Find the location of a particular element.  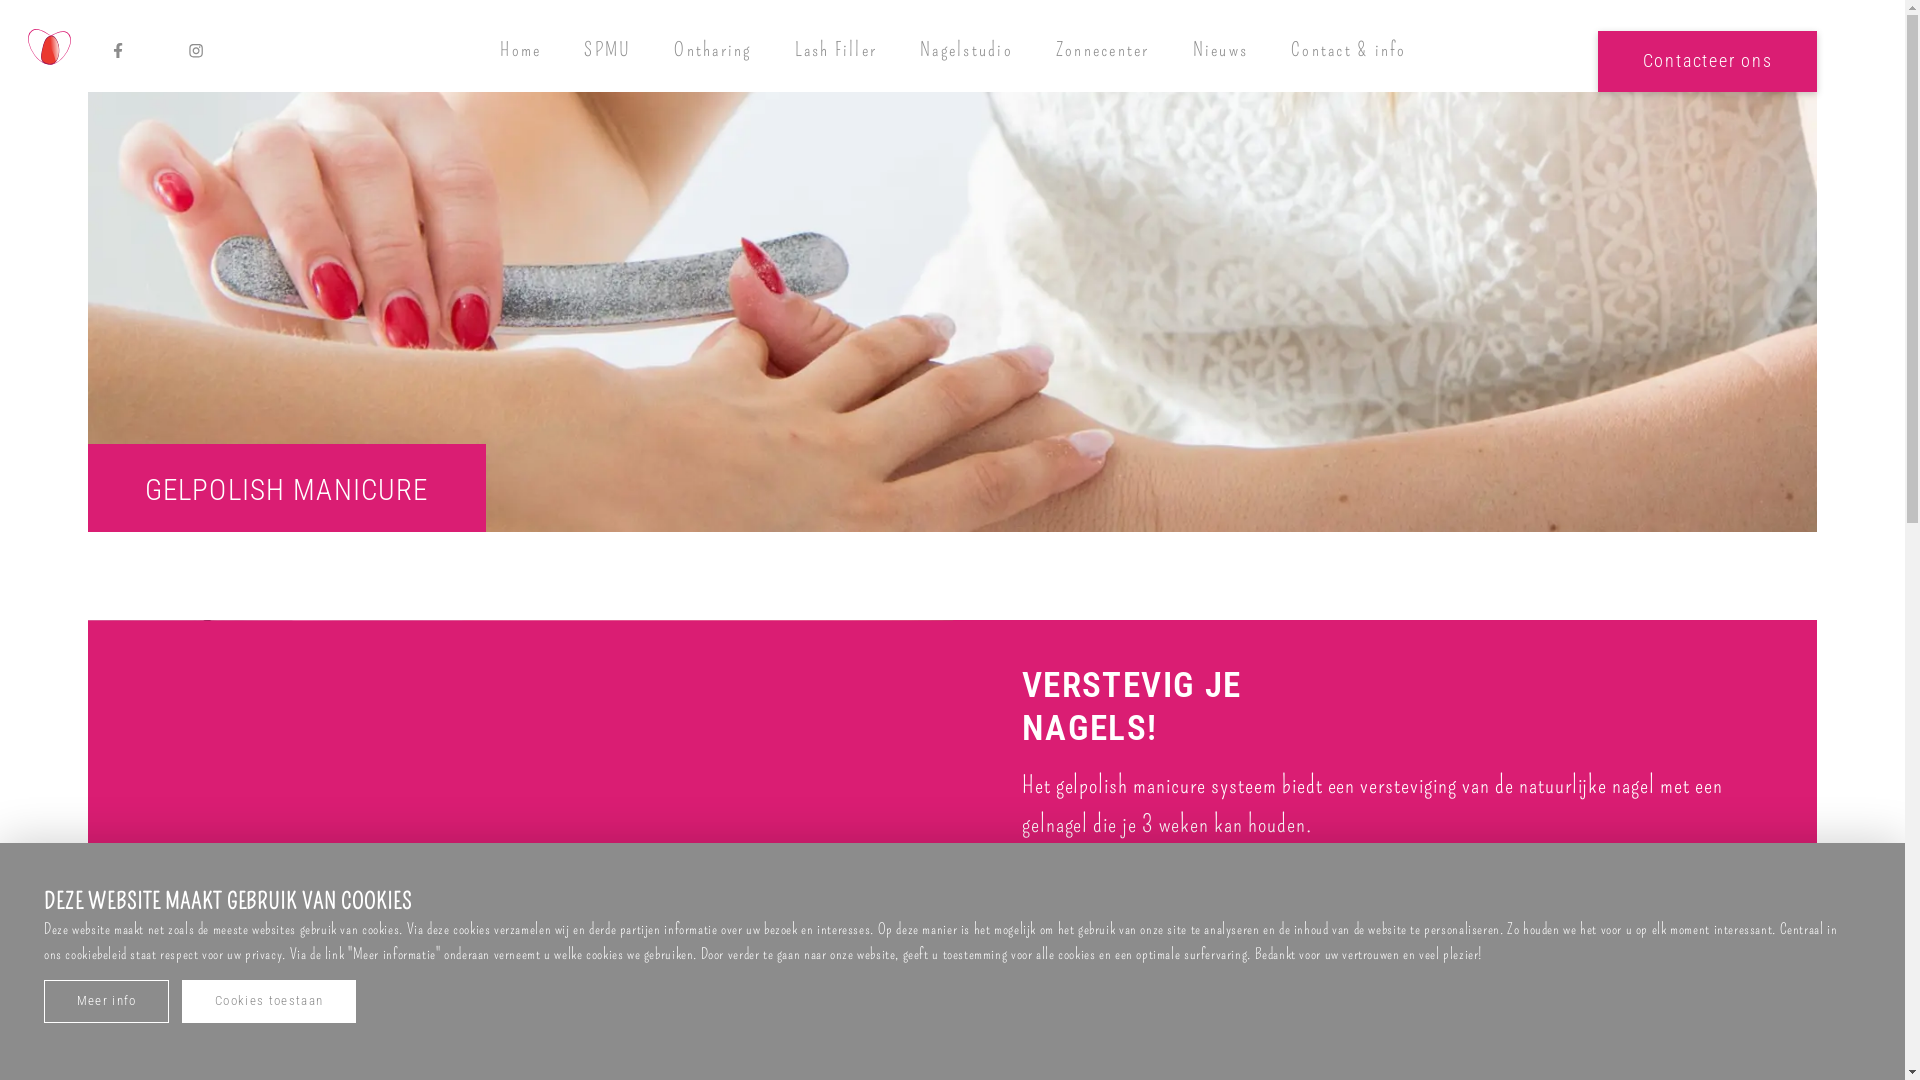

'Meer info' is located at coordinates (105, 1001).